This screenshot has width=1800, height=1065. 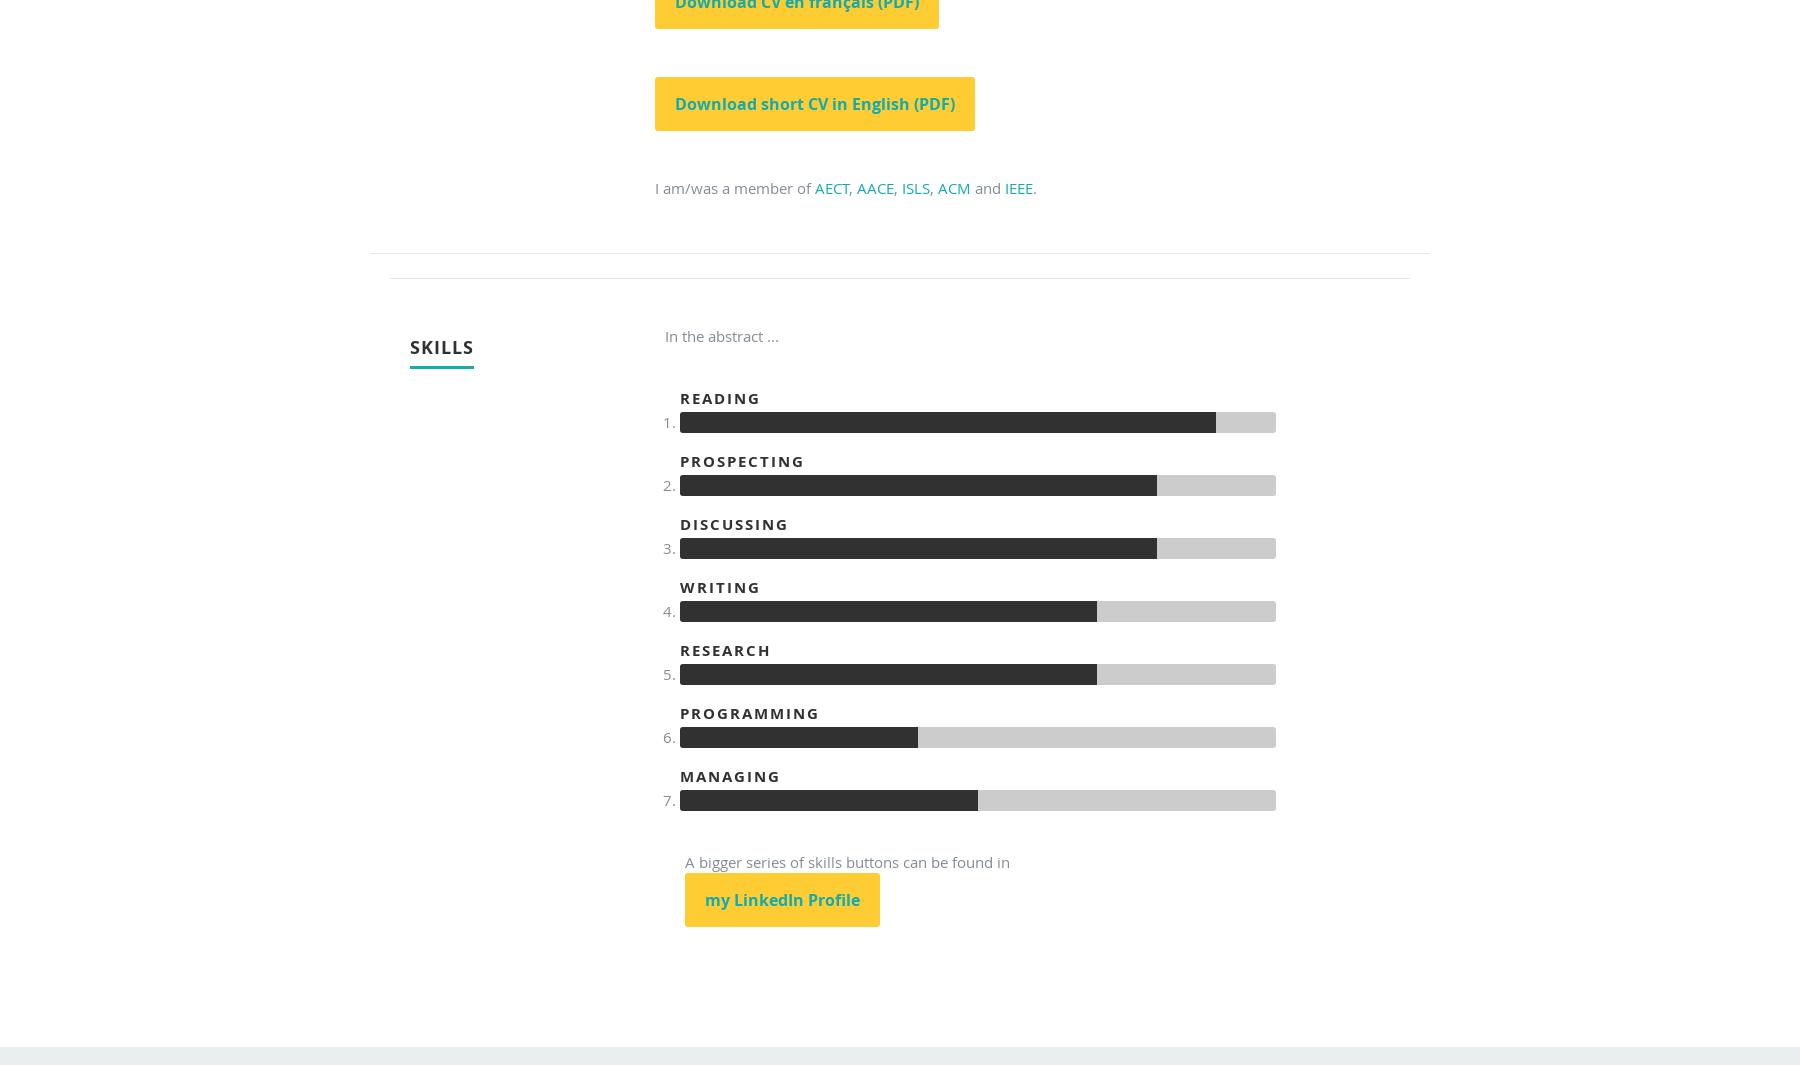 I want to click on 'Download short CV in English (PDF)', so click(x=815, y=103).